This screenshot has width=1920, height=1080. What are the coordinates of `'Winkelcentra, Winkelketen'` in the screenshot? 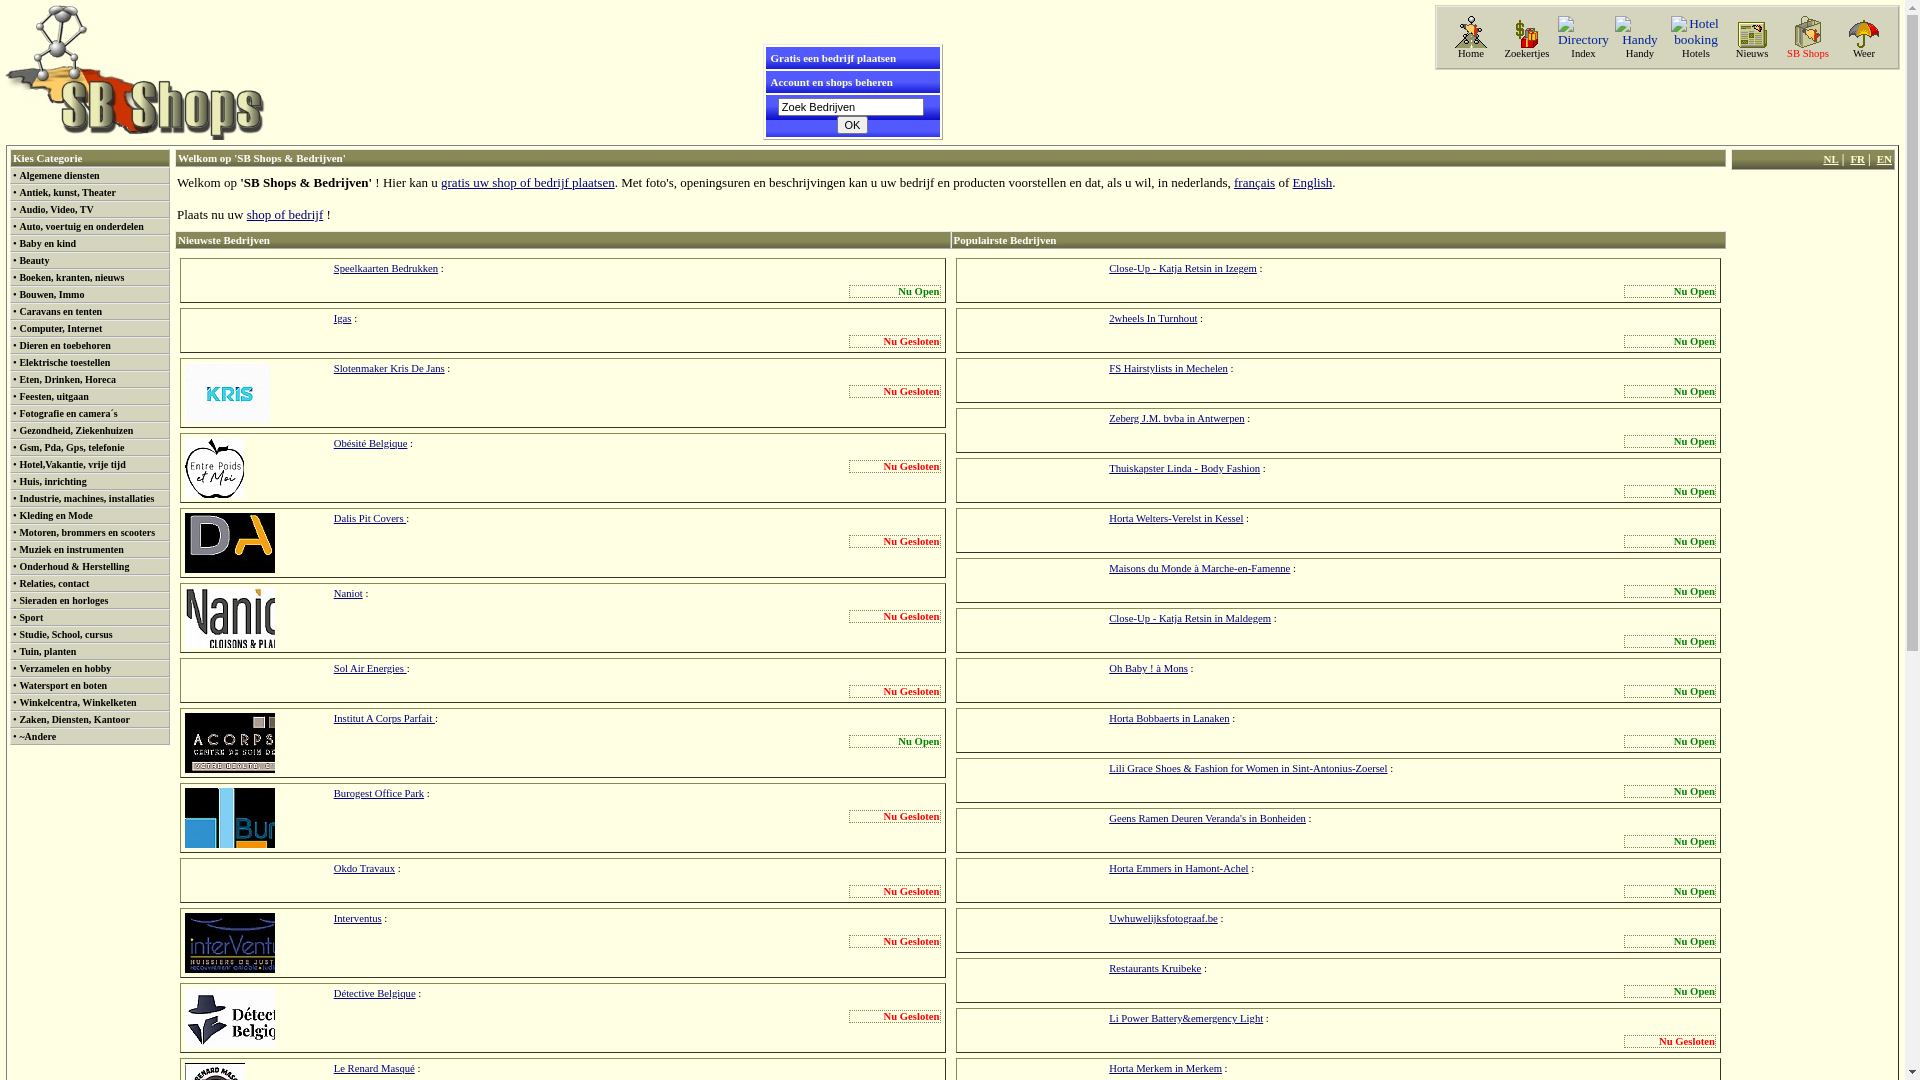 It's located at (77, 701).